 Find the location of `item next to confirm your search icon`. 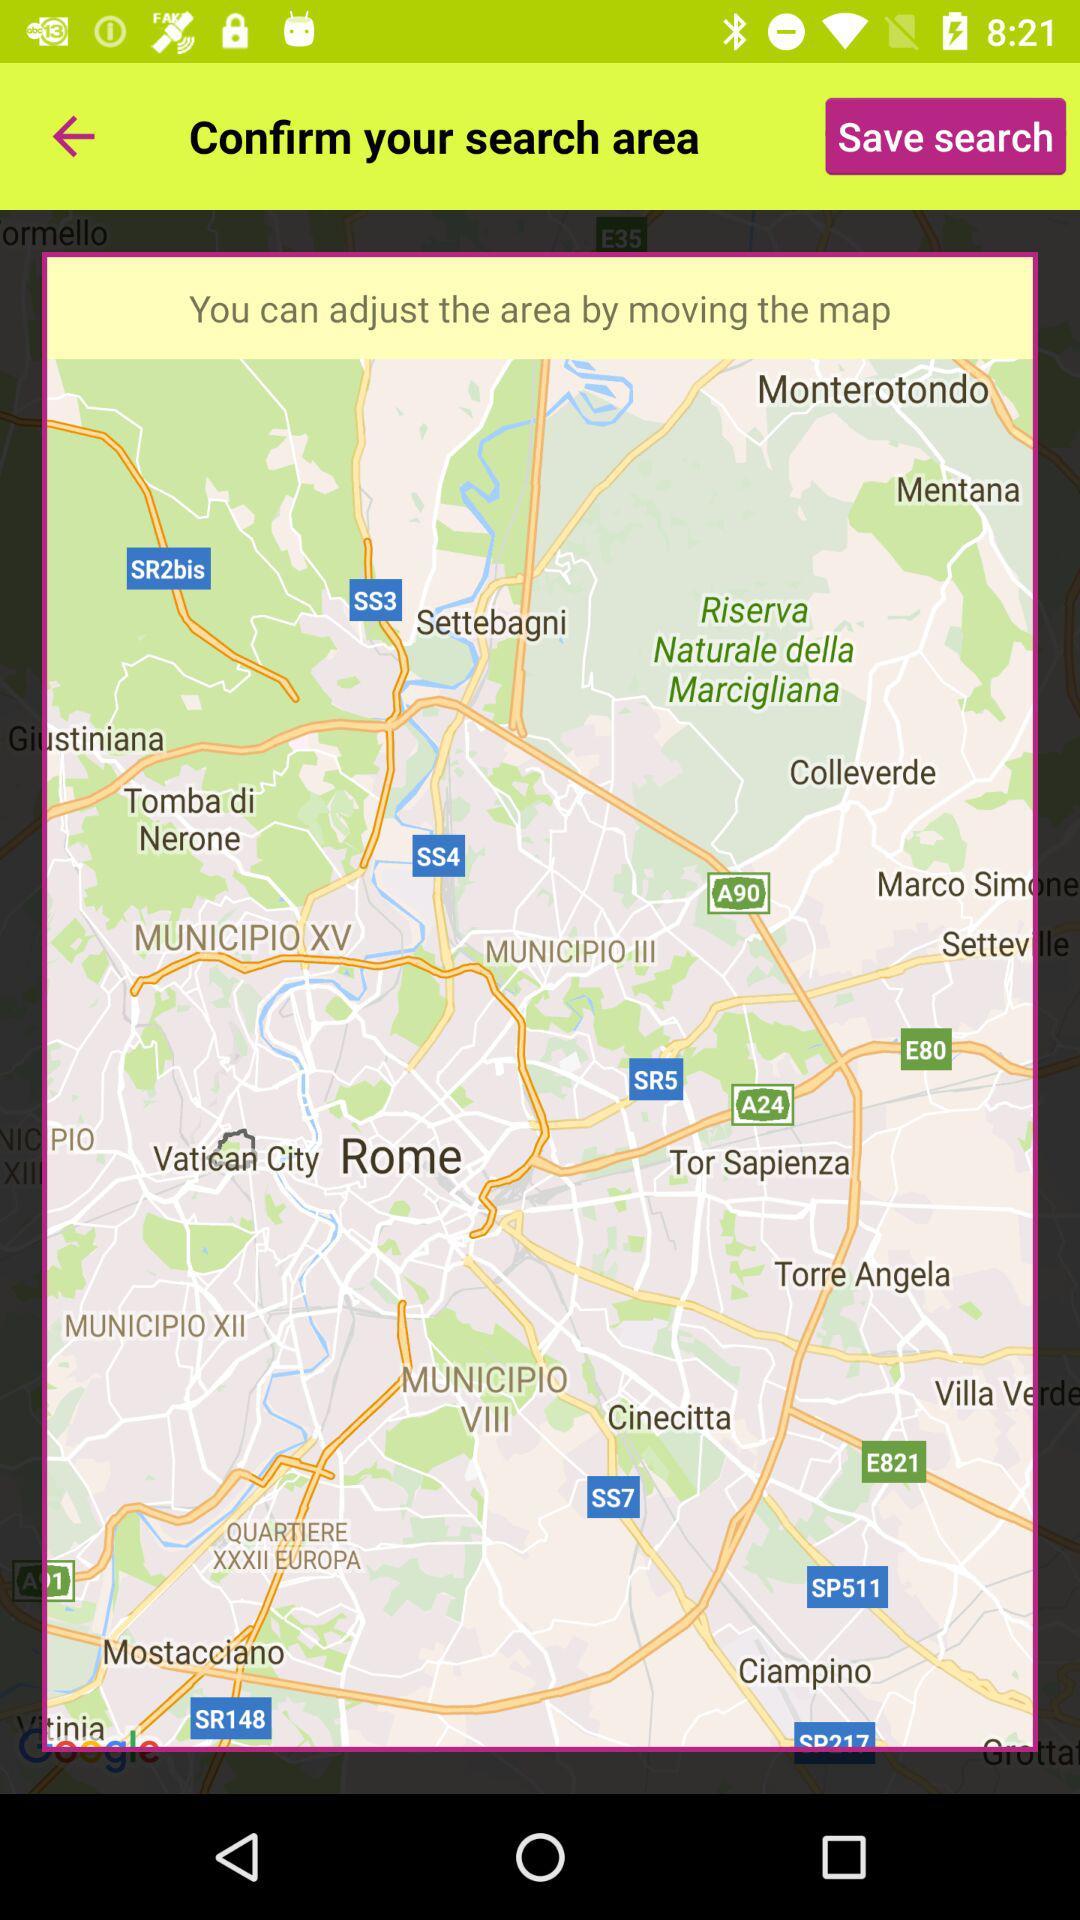

item next to confirm your search icon is located at coordinates (72, 135).